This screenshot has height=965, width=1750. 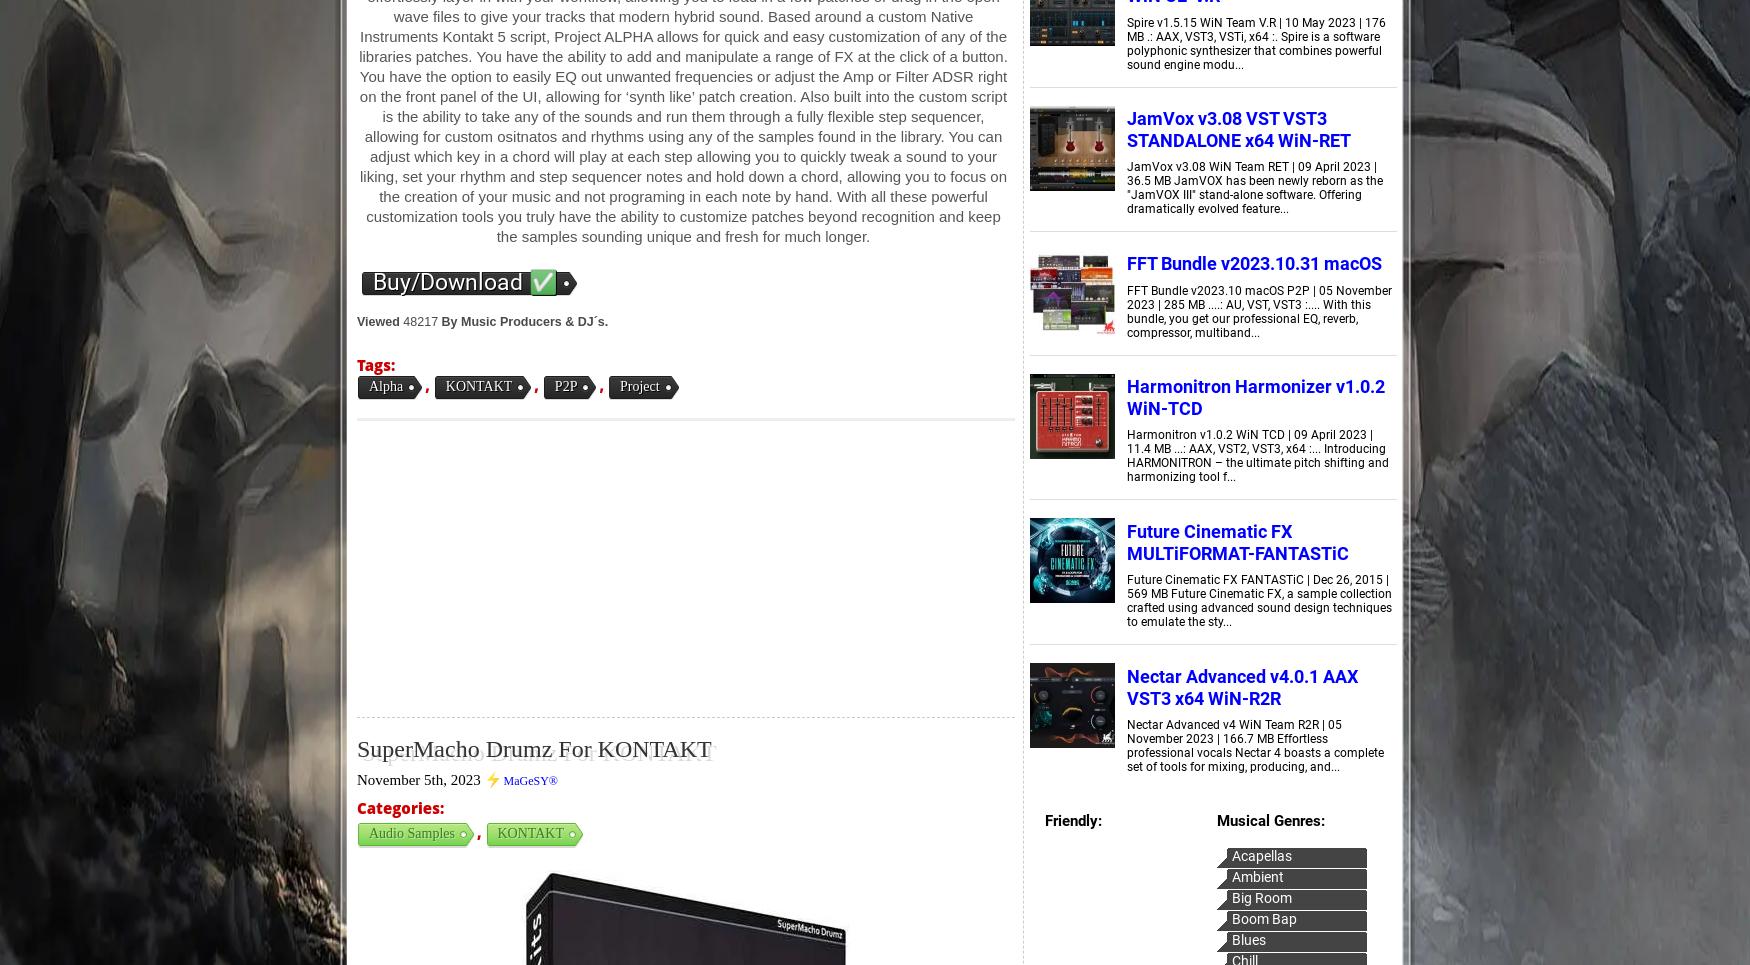 I want to click on 'Categories:', so click(x=399, y=807).